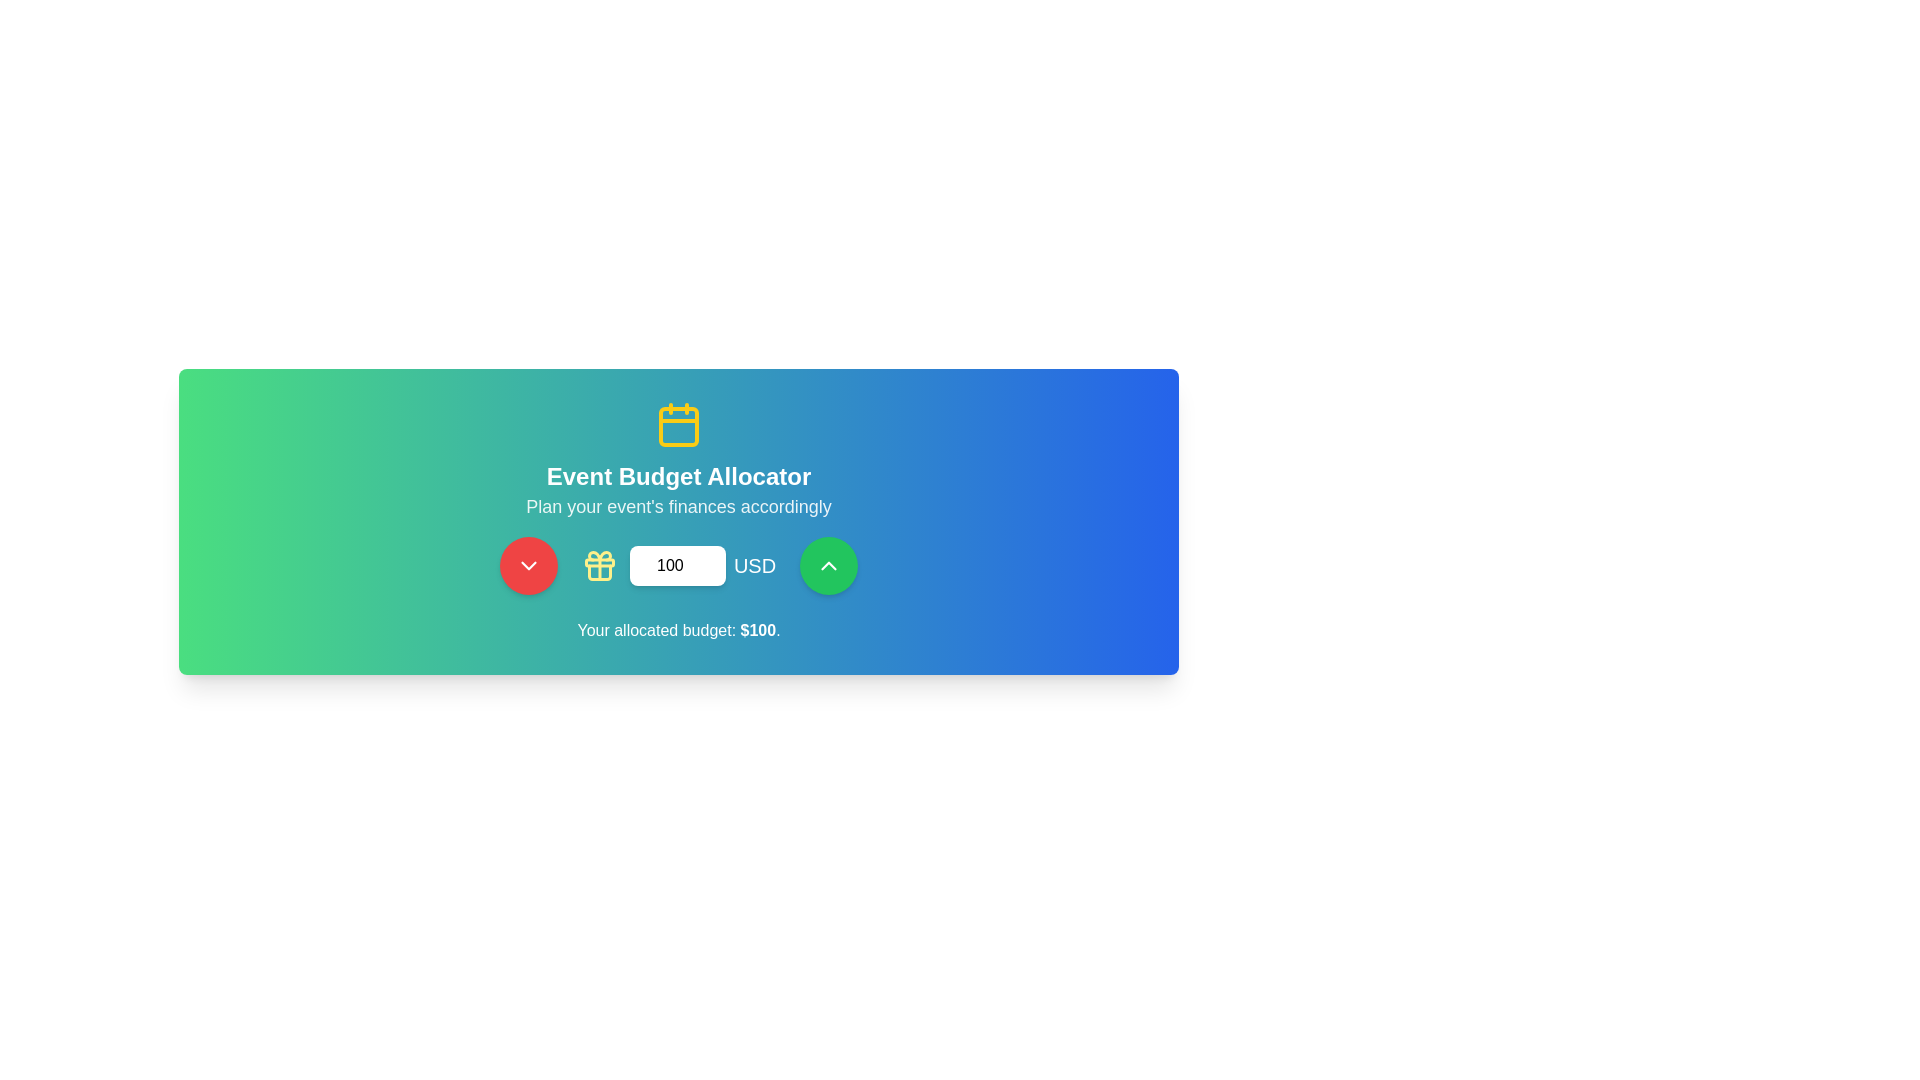 Image resolution: width=1920 pixels, height=1080 pixels. What do you see at coordinates (829, 566) in the screenshot?
I see `the increment button` at bounding box center [829, 566].